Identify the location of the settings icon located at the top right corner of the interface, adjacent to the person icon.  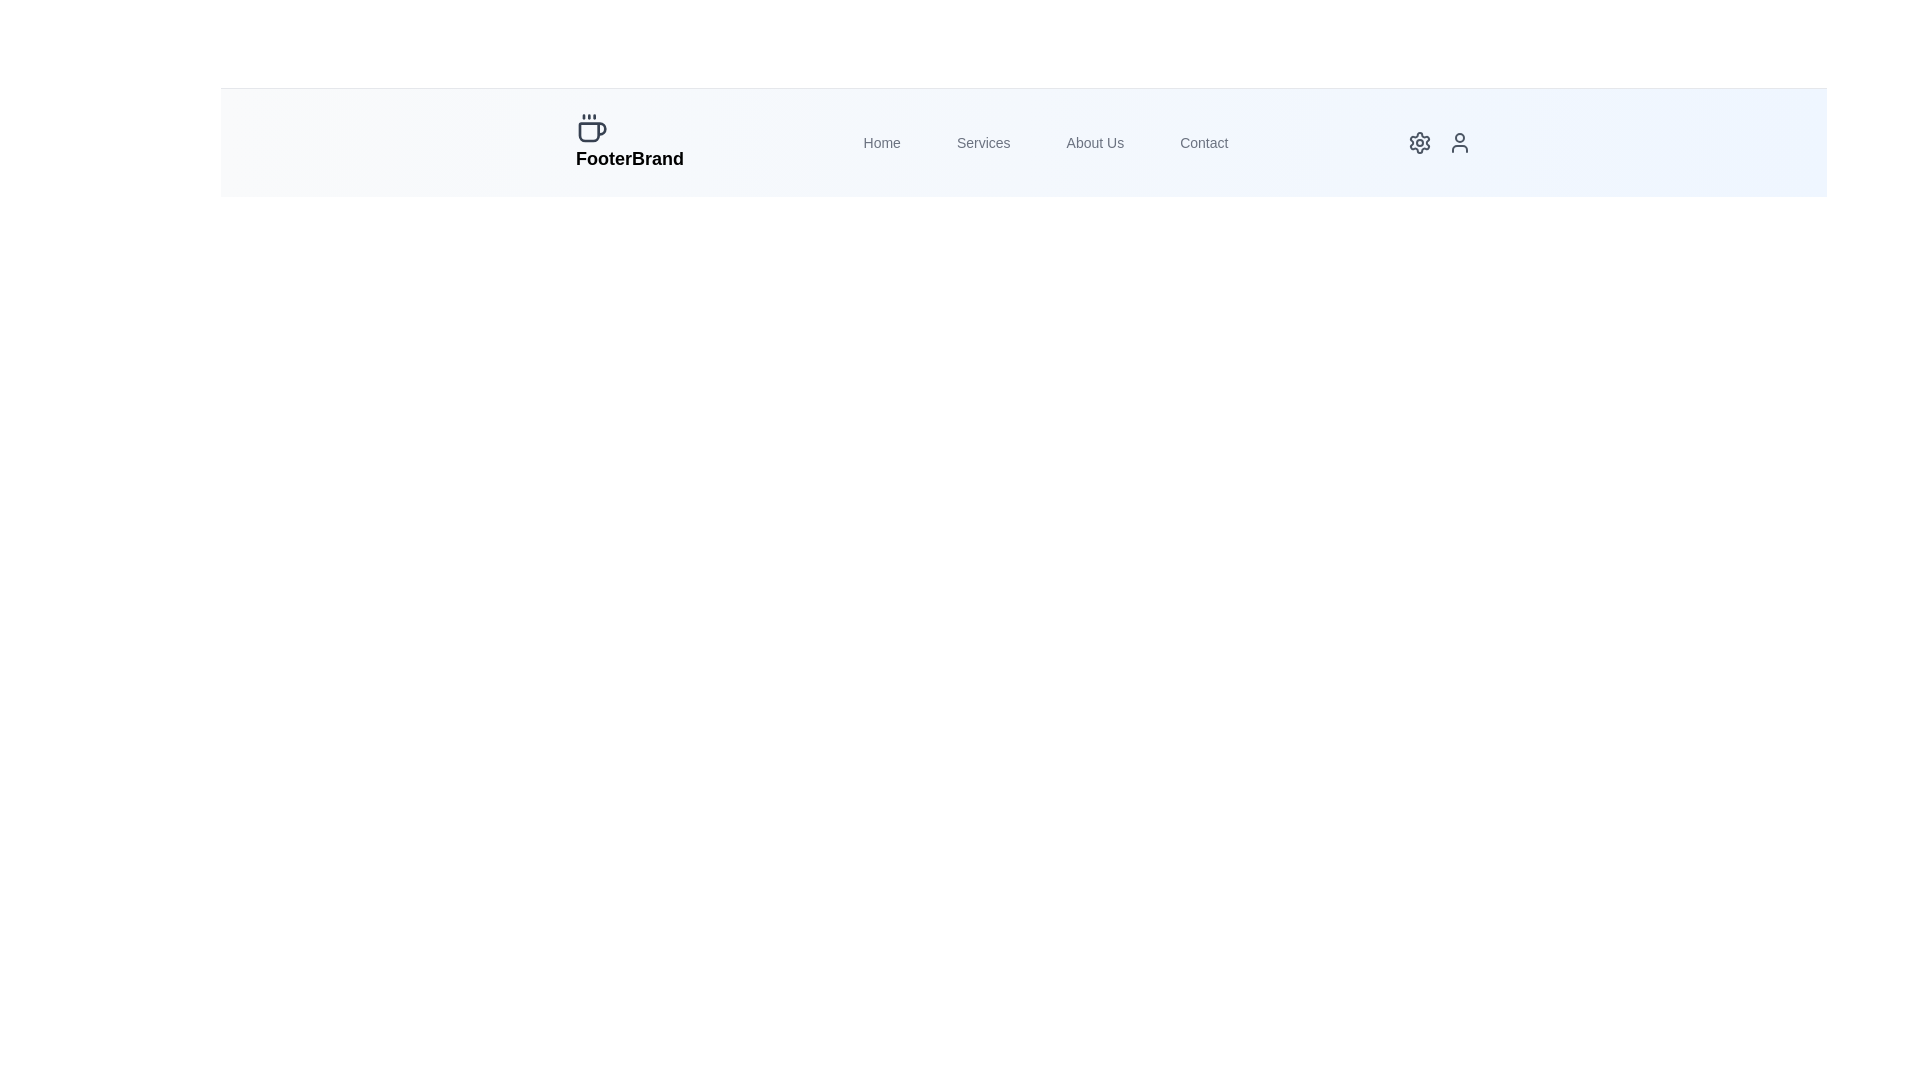
(1419, 141).